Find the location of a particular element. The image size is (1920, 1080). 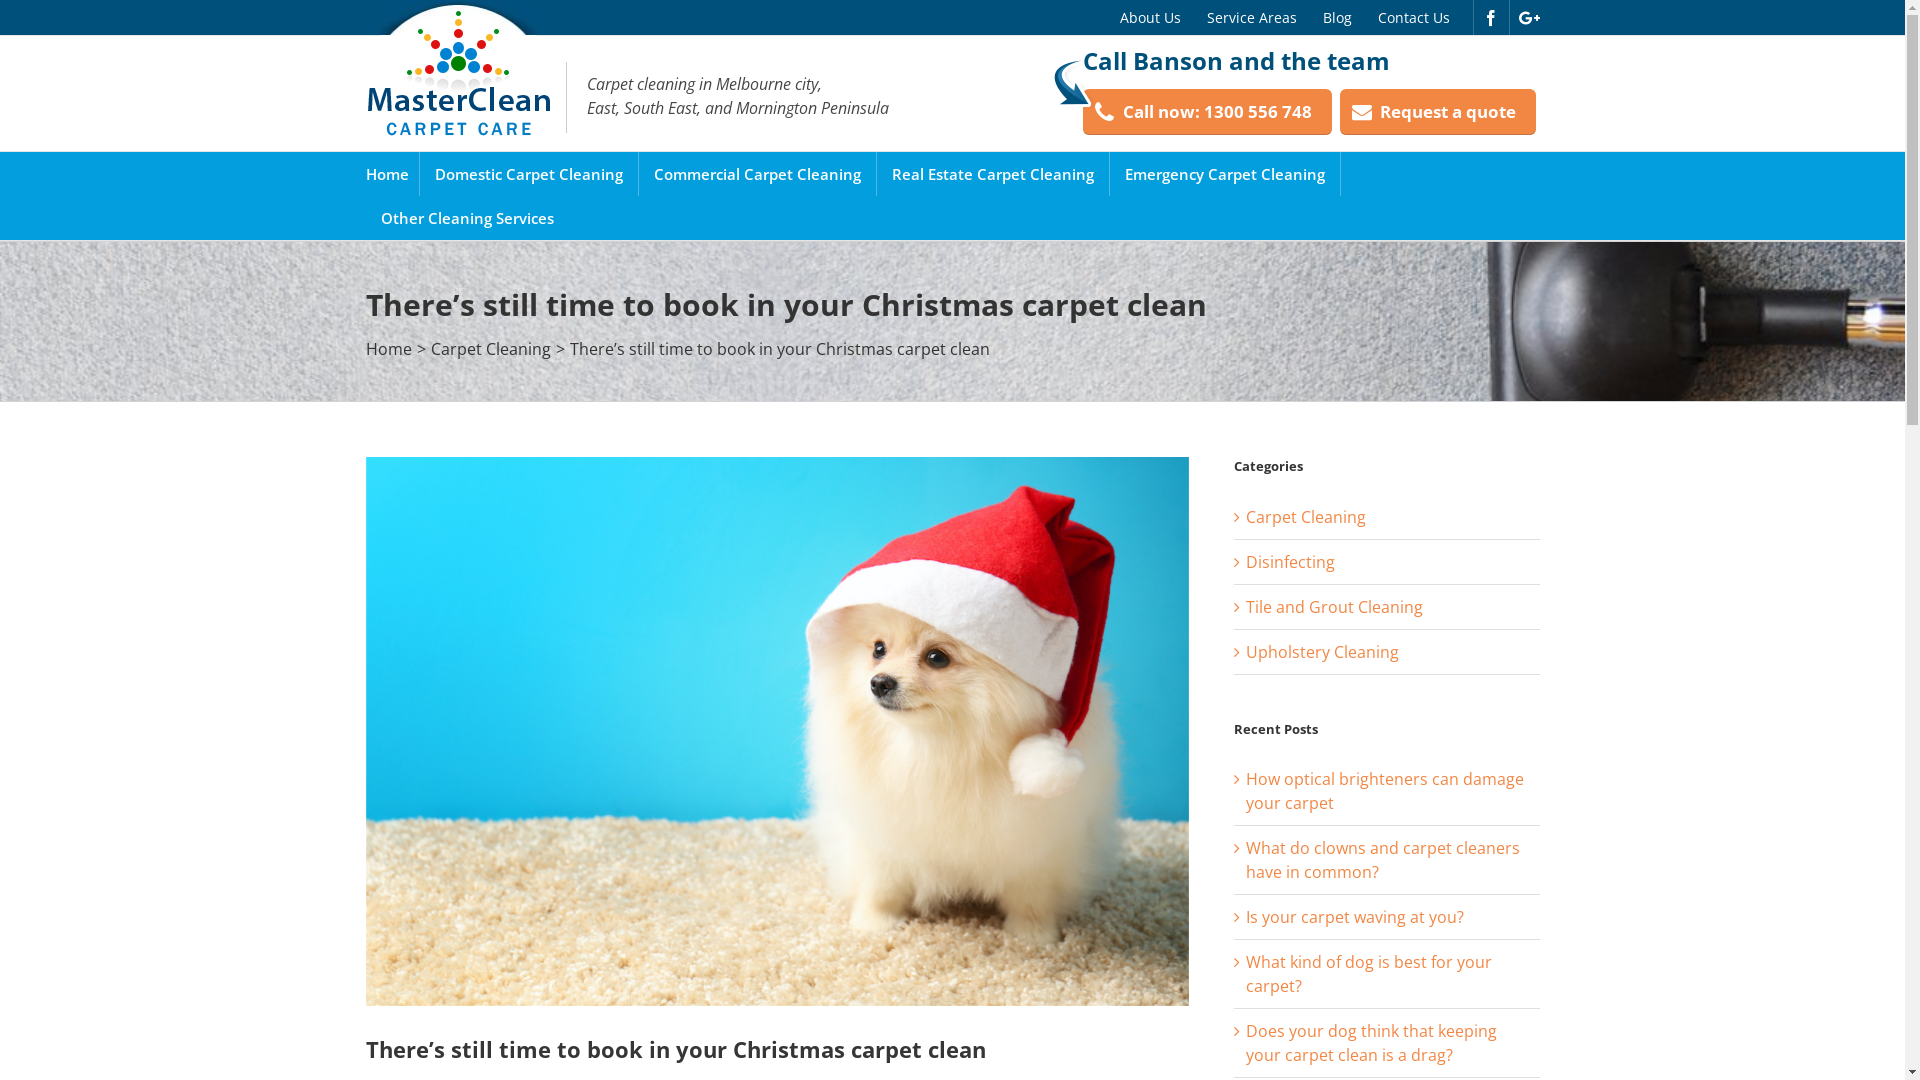

'About Us' is located at coordinates (1149, 17).